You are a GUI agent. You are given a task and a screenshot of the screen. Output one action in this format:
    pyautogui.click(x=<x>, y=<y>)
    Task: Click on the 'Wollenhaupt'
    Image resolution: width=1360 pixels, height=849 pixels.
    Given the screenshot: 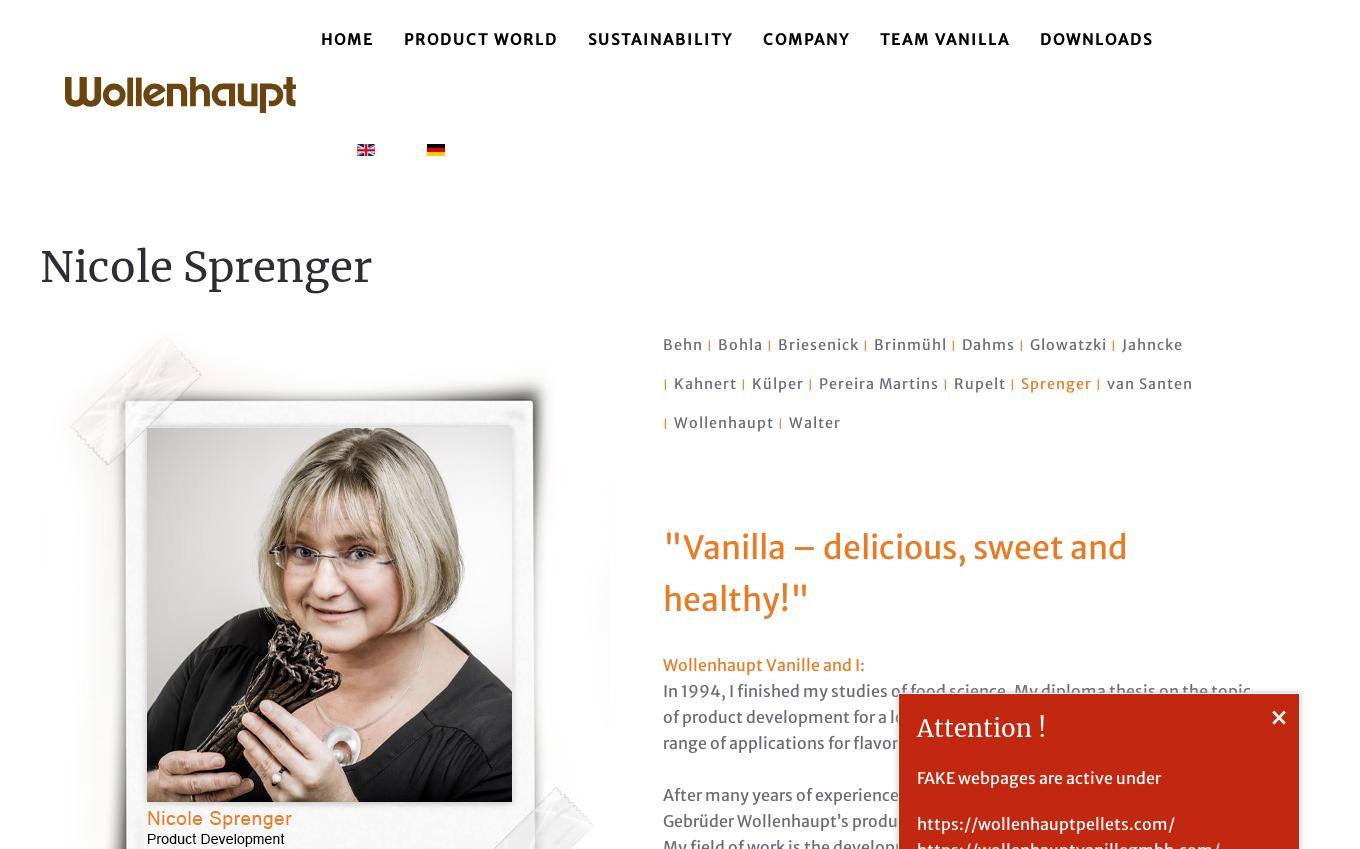 What is the action you would take?
    pyautogui.click(x=672, y=421)
    